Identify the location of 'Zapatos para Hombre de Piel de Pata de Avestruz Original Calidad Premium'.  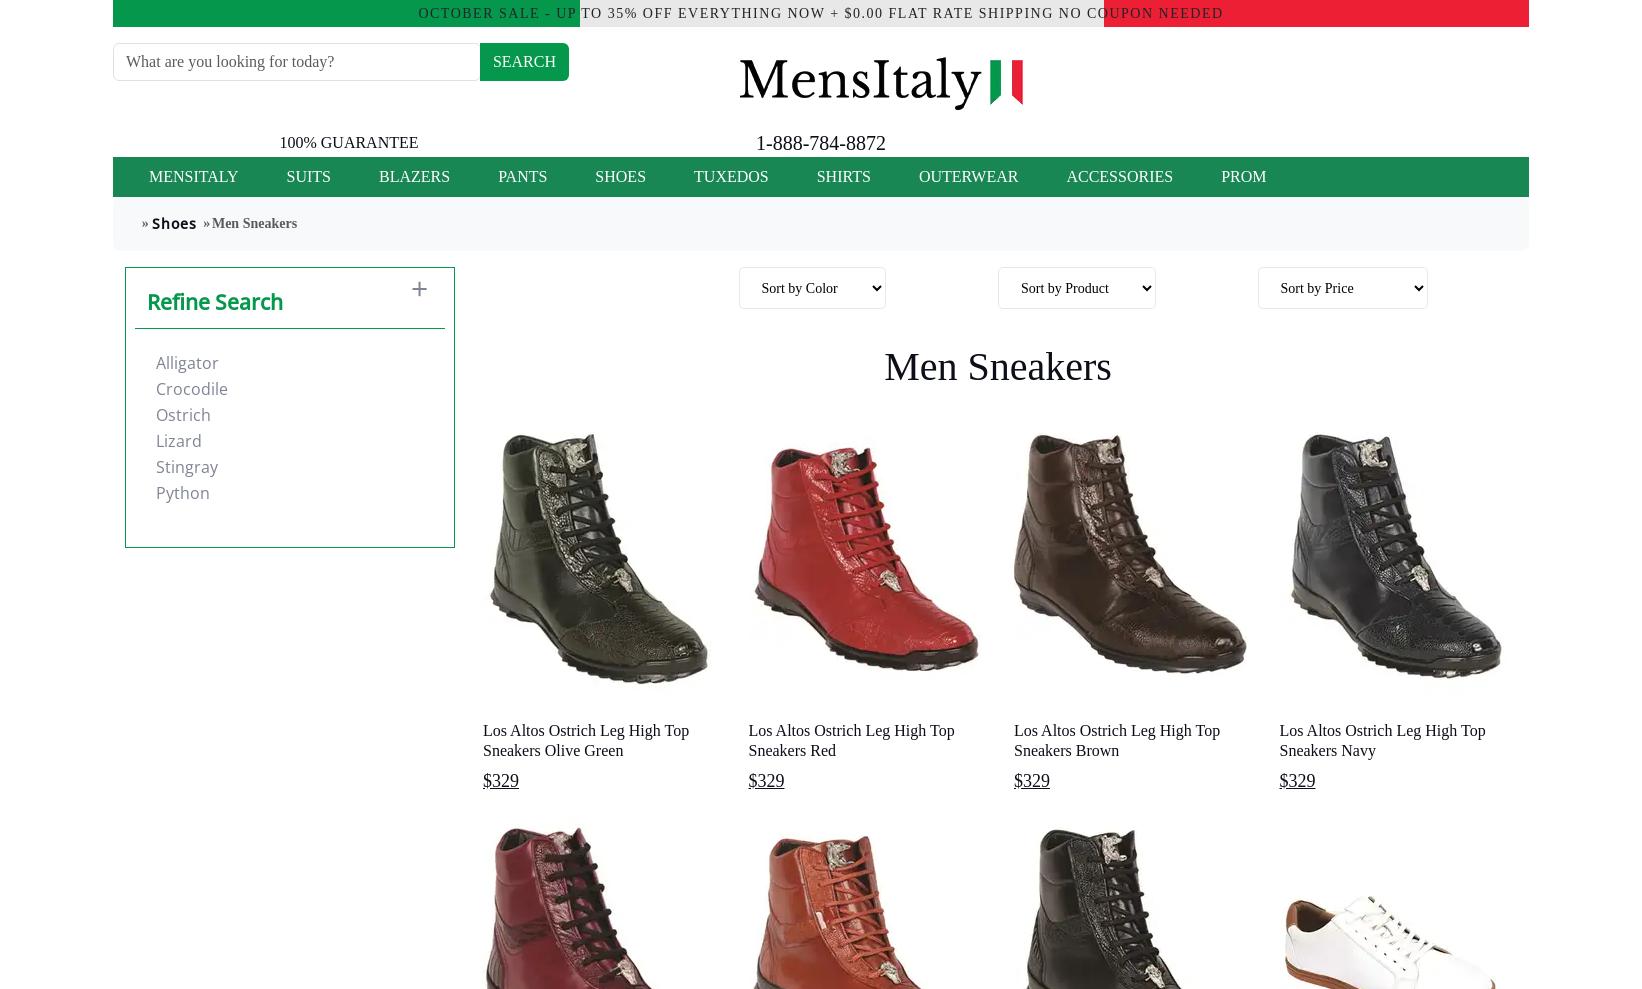
(590, 221).